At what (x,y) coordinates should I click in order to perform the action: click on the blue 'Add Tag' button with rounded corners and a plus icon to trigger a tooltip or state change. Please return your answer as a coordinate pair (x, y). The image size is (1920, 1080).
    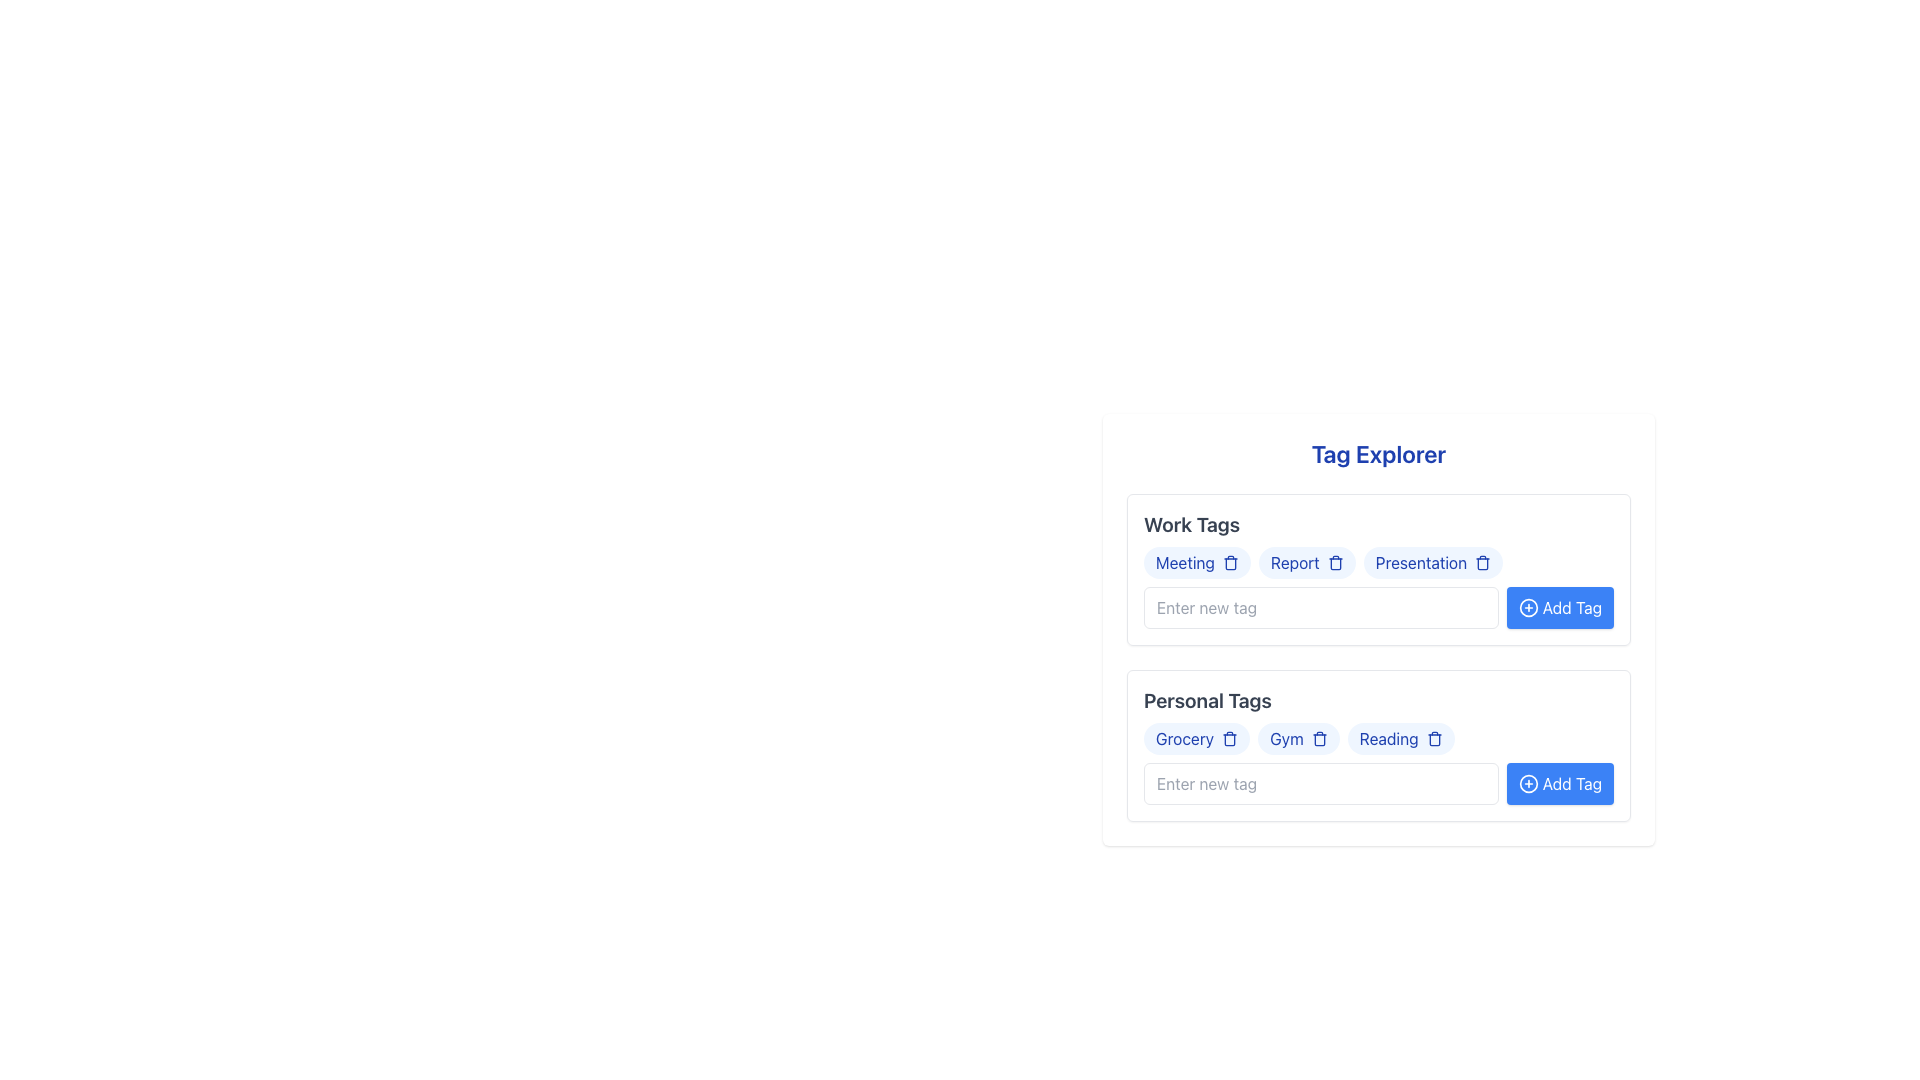
    Looking at the image, I should click on (1559, 782).